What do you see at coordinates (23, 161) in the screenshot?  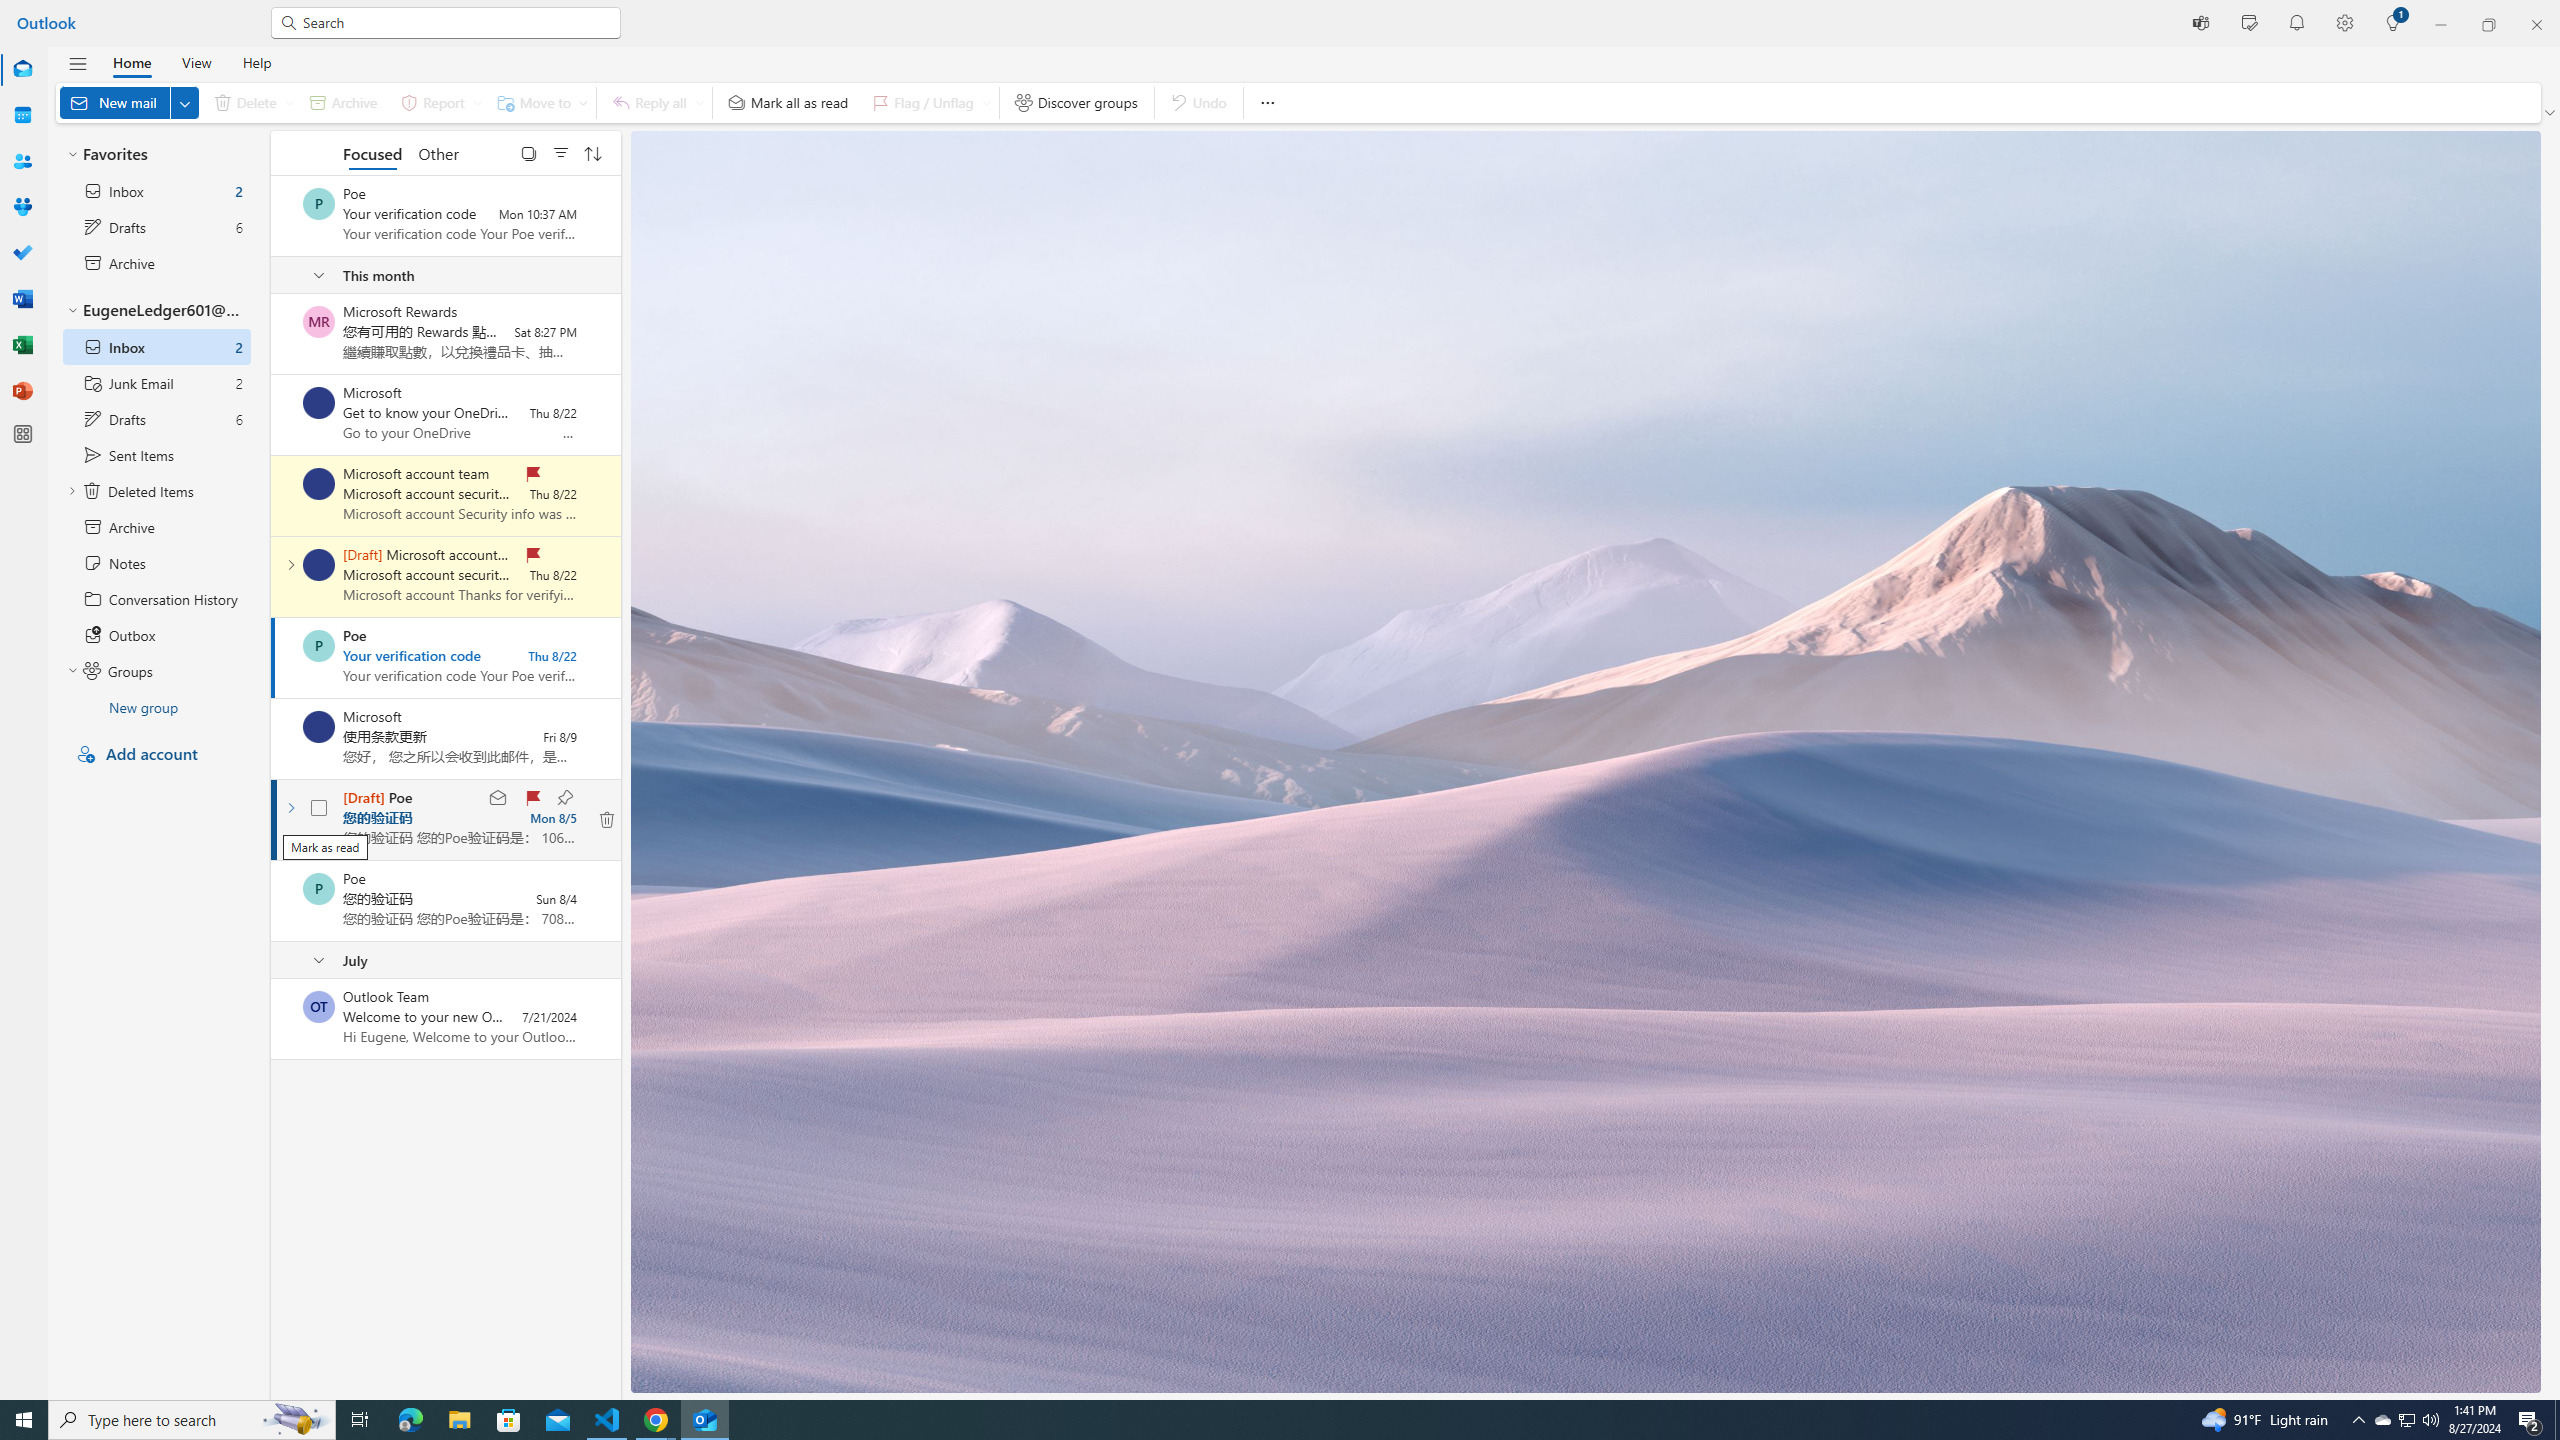 I see `'People'` at bounding box center [23, 161].